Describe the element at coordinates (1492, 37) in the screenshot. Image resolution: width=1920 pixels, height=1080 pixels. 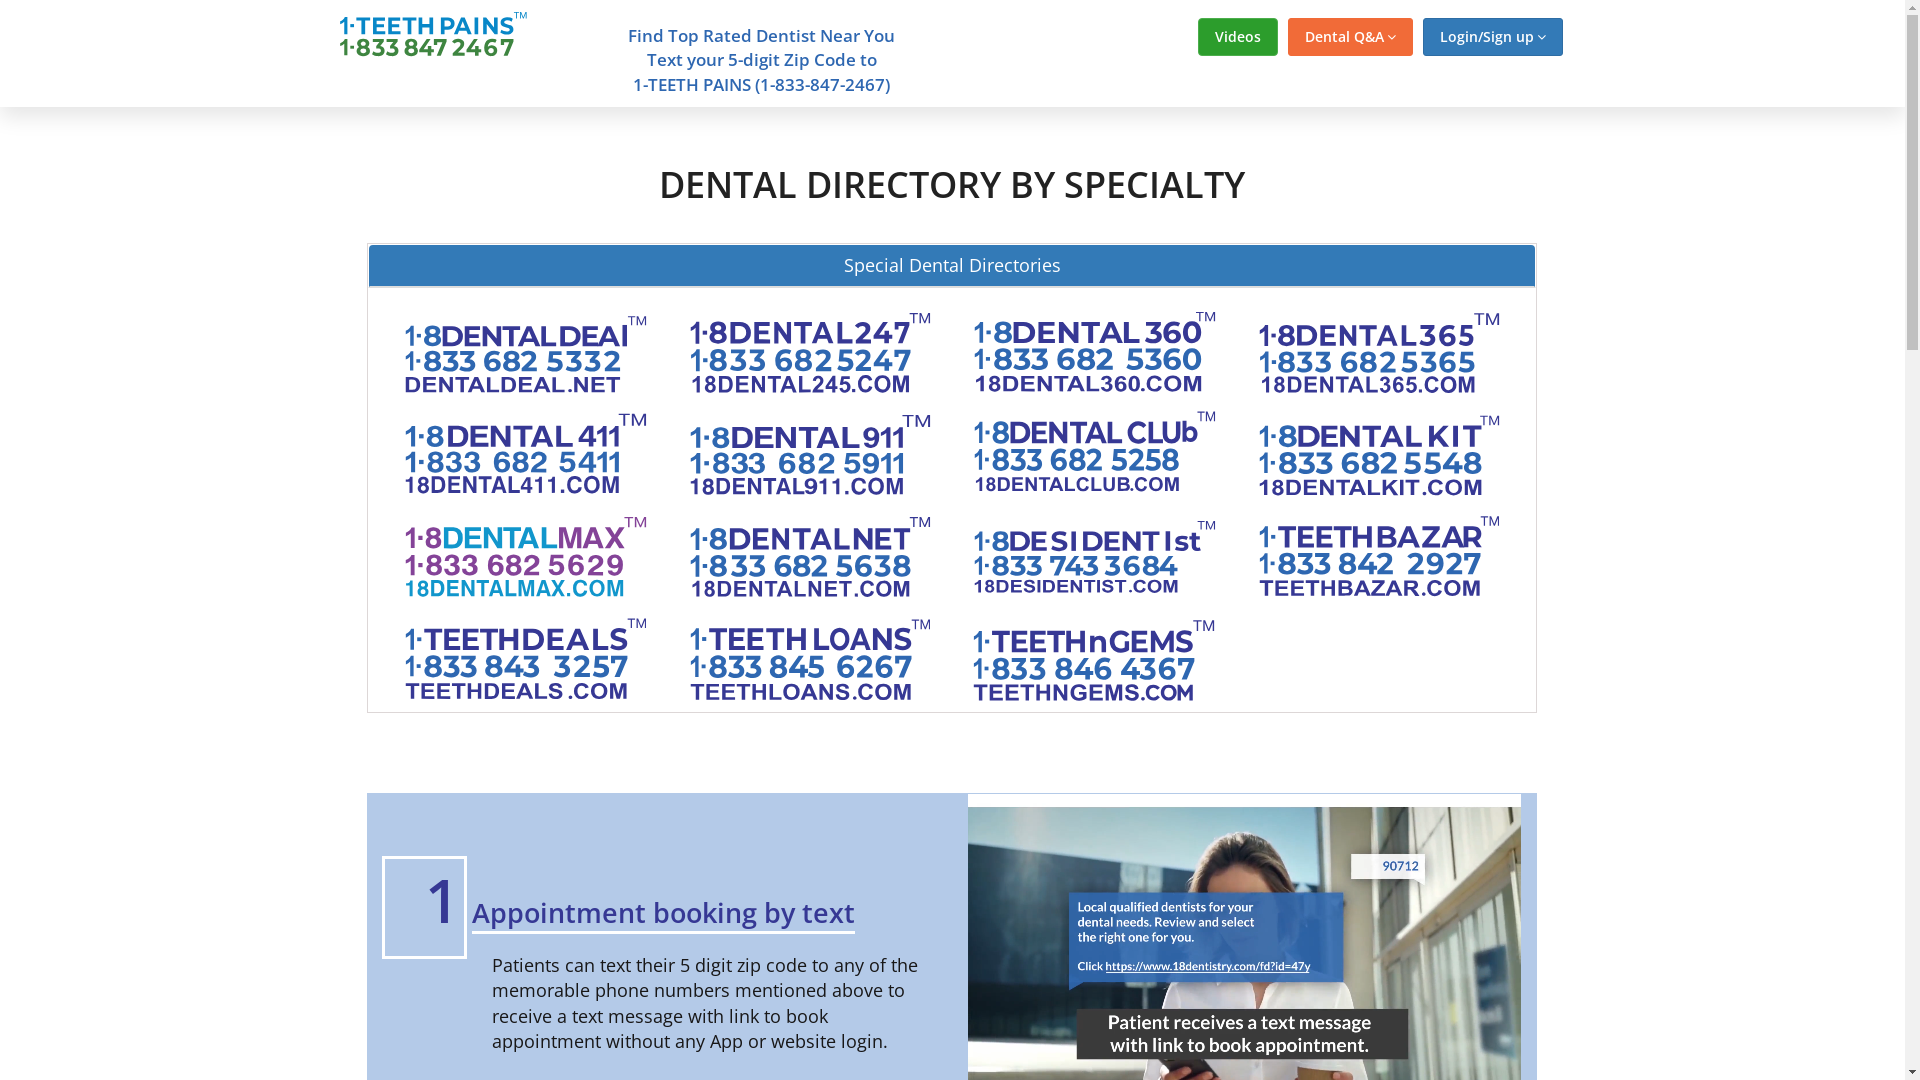
I see `'Login/Sign up'` at that location.